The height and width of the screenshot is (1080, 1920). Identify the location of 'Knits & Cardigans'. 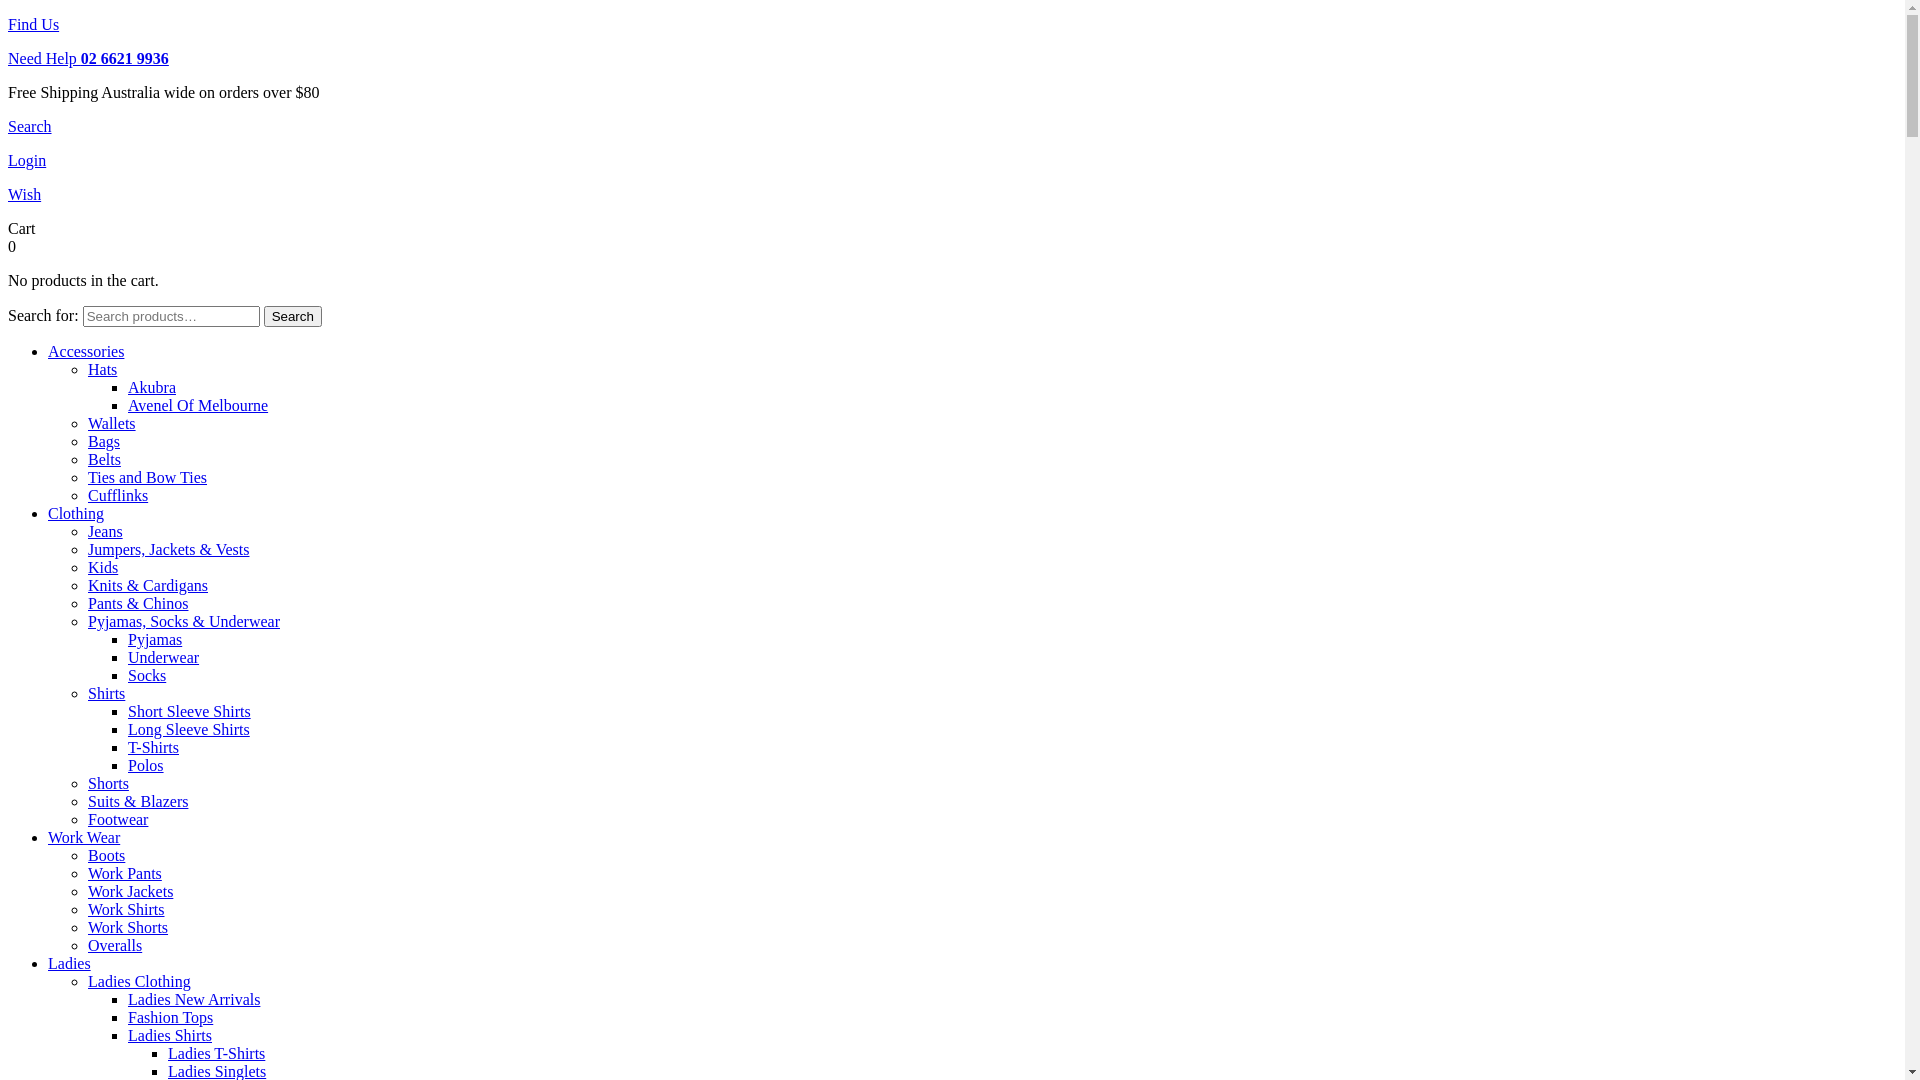
(147, 585).